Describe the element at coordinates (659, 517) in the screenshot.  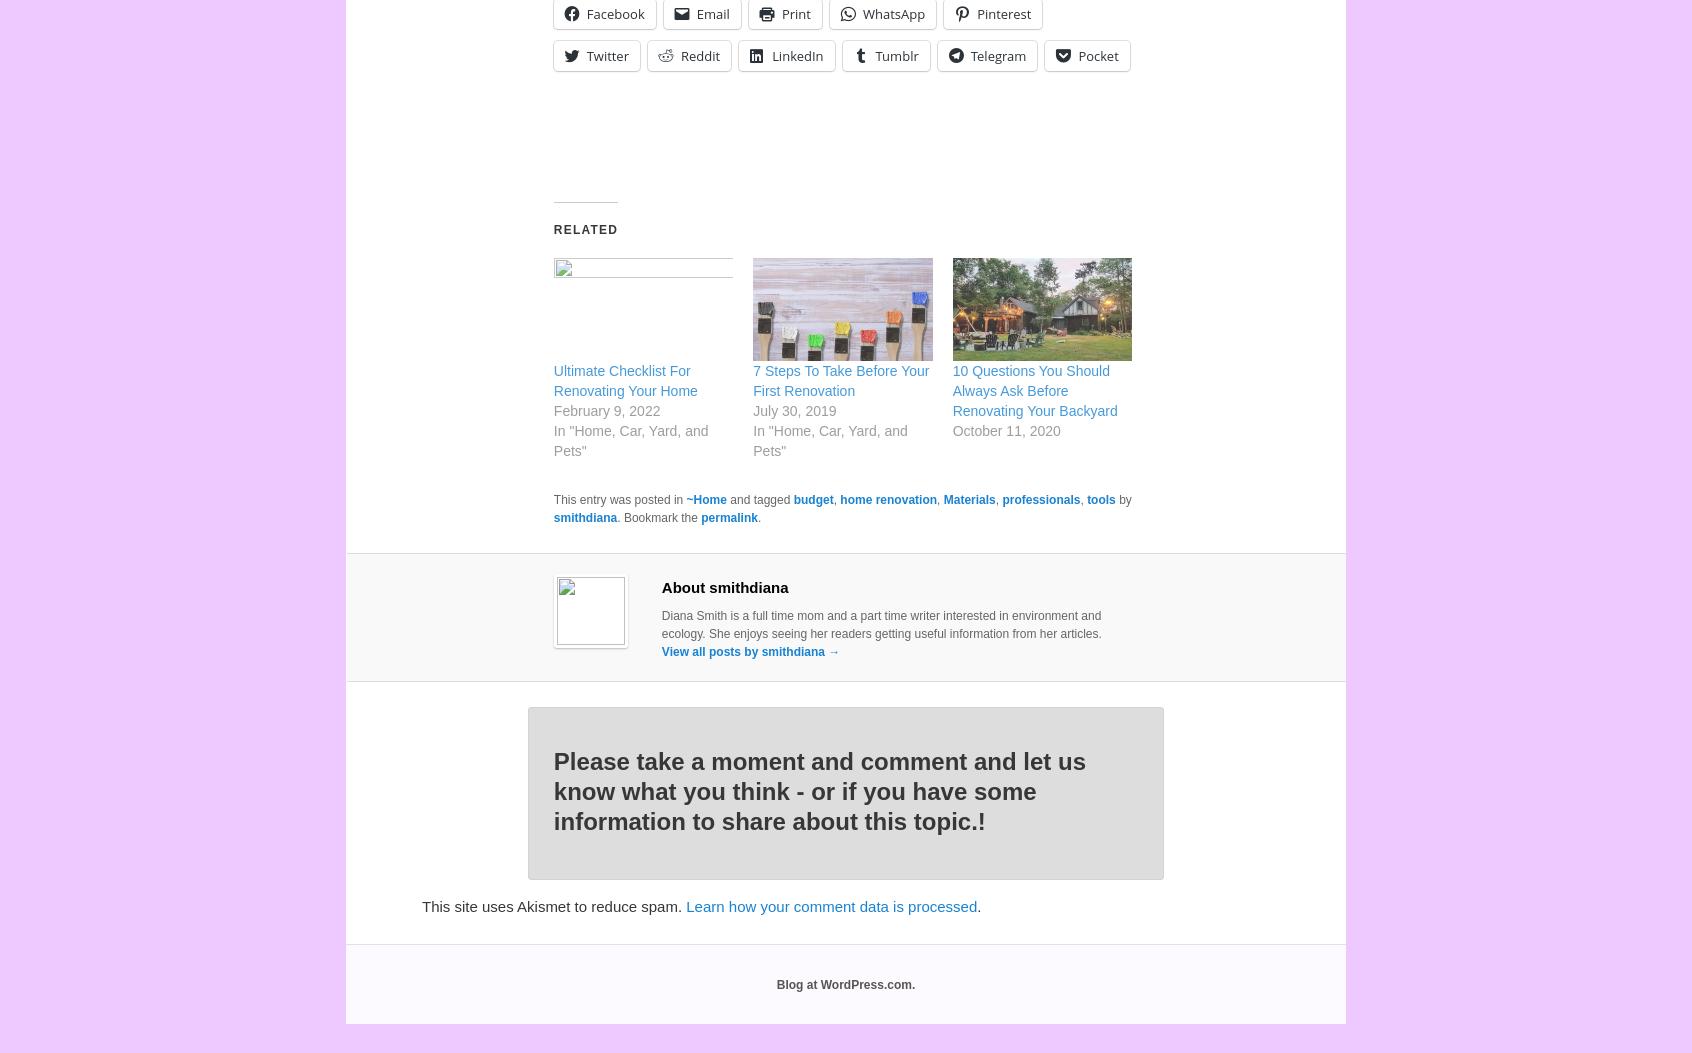
I see `'. Bookmark the'` at that location.